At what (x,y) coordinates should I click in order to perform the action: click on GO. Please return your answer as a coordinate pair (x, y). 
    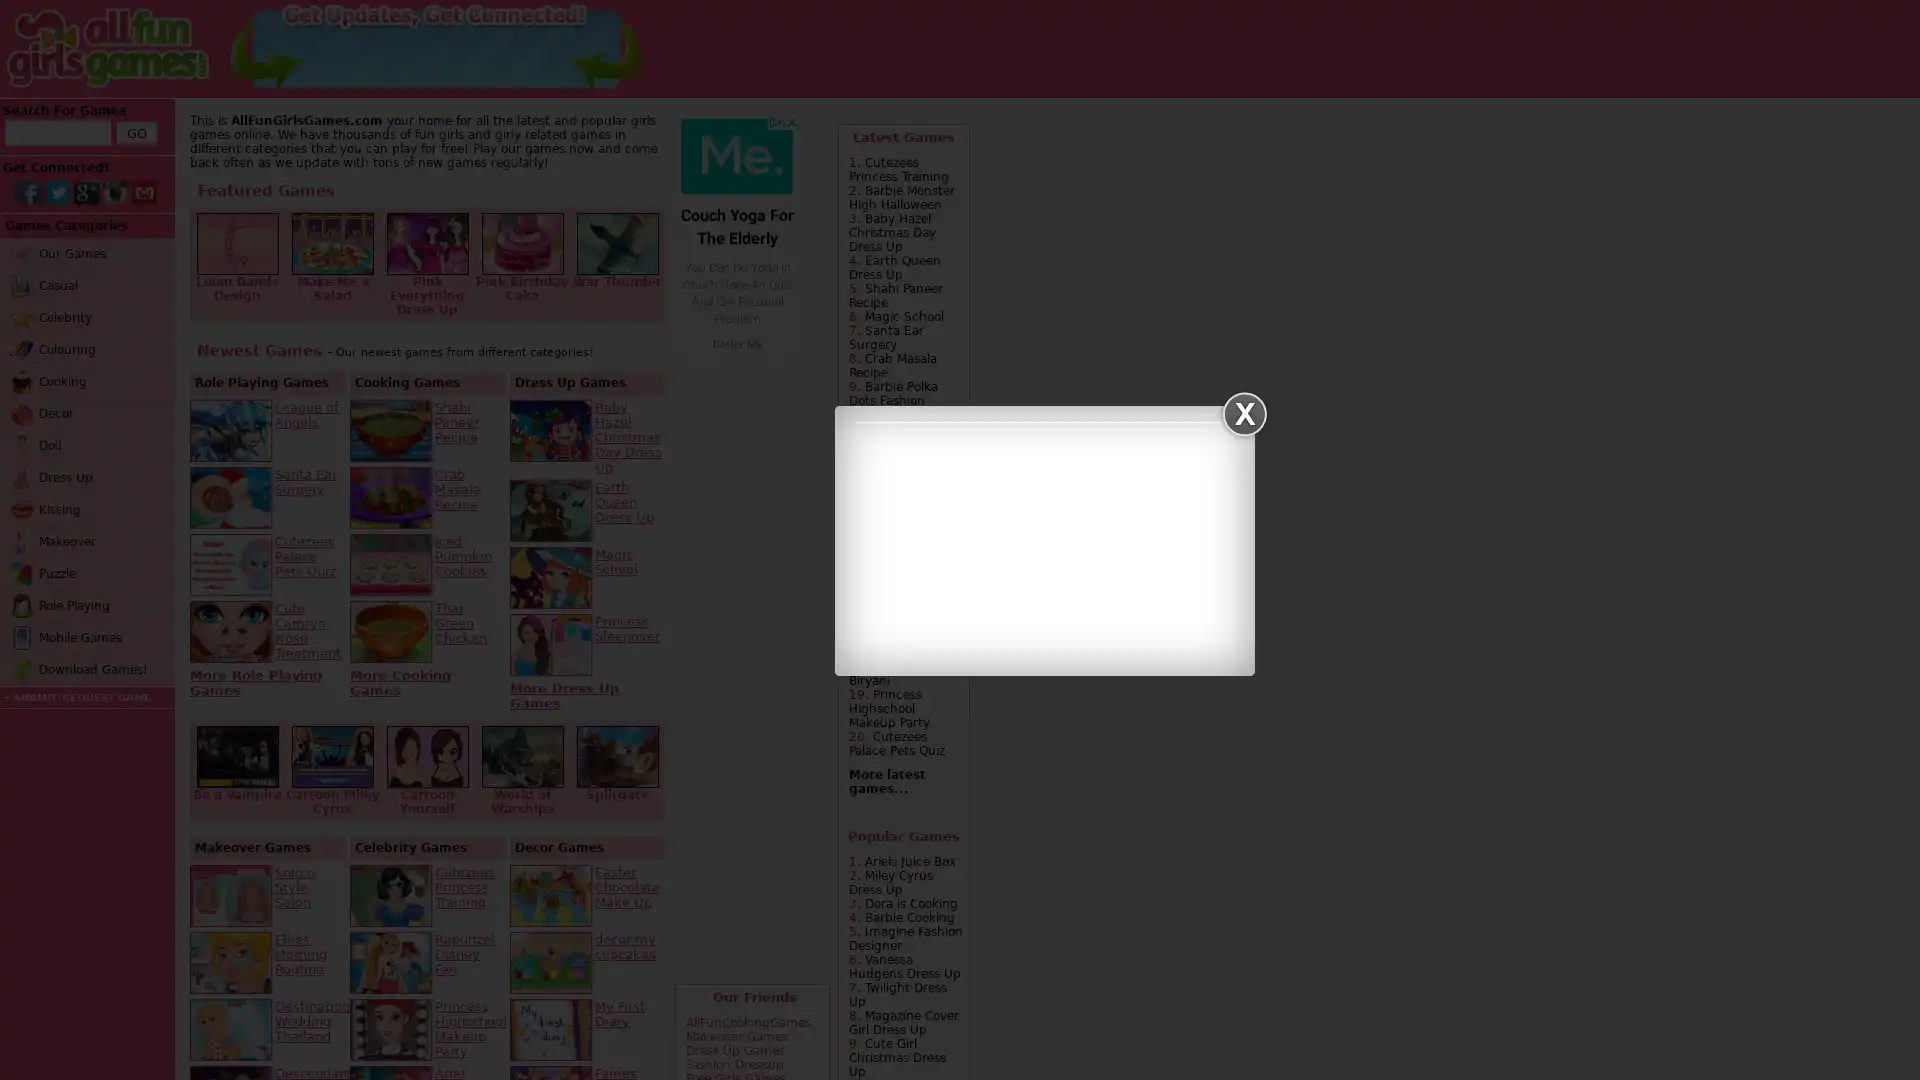
    Looking at the image, I should click on (136, 132).